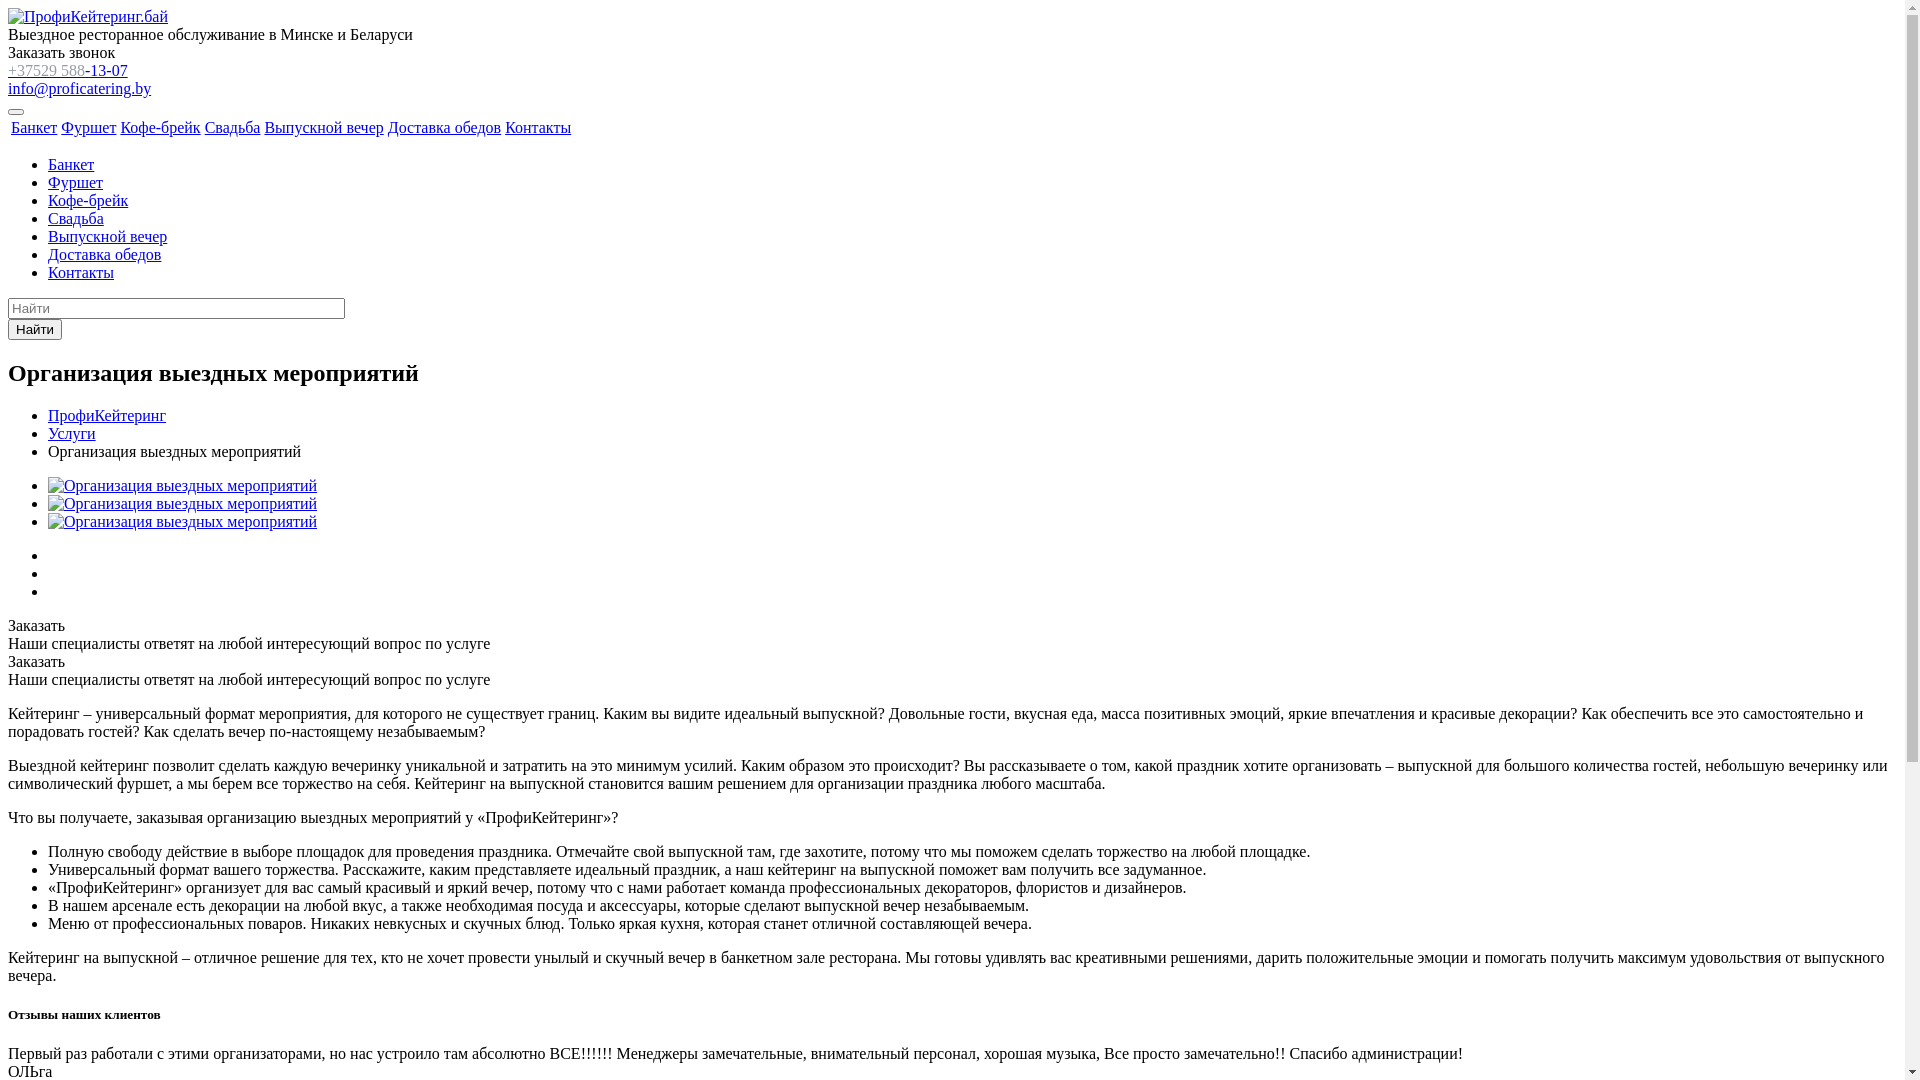 The image size is (1920, 1080). What do you see at coordinates (67, 69) in the screenshot?
I see `'+37529 588-13-07'` at bounding box center [67, 69].